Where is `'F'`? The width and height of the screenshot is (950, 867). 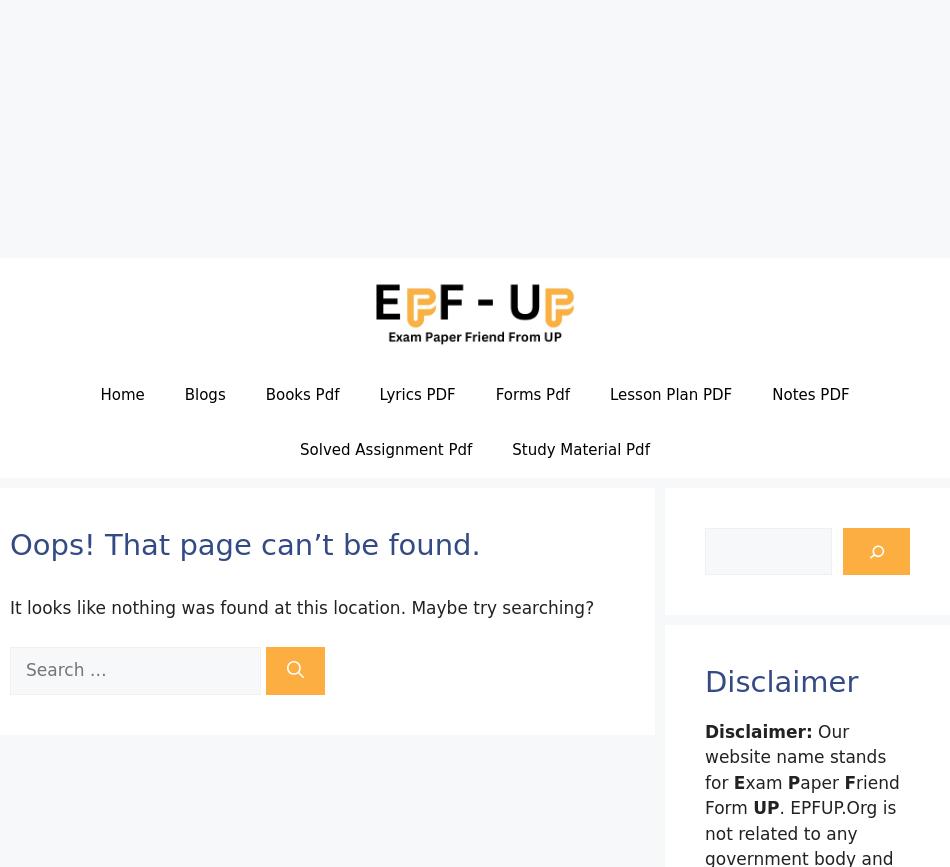
'F' is located at coordinates (842, 781).